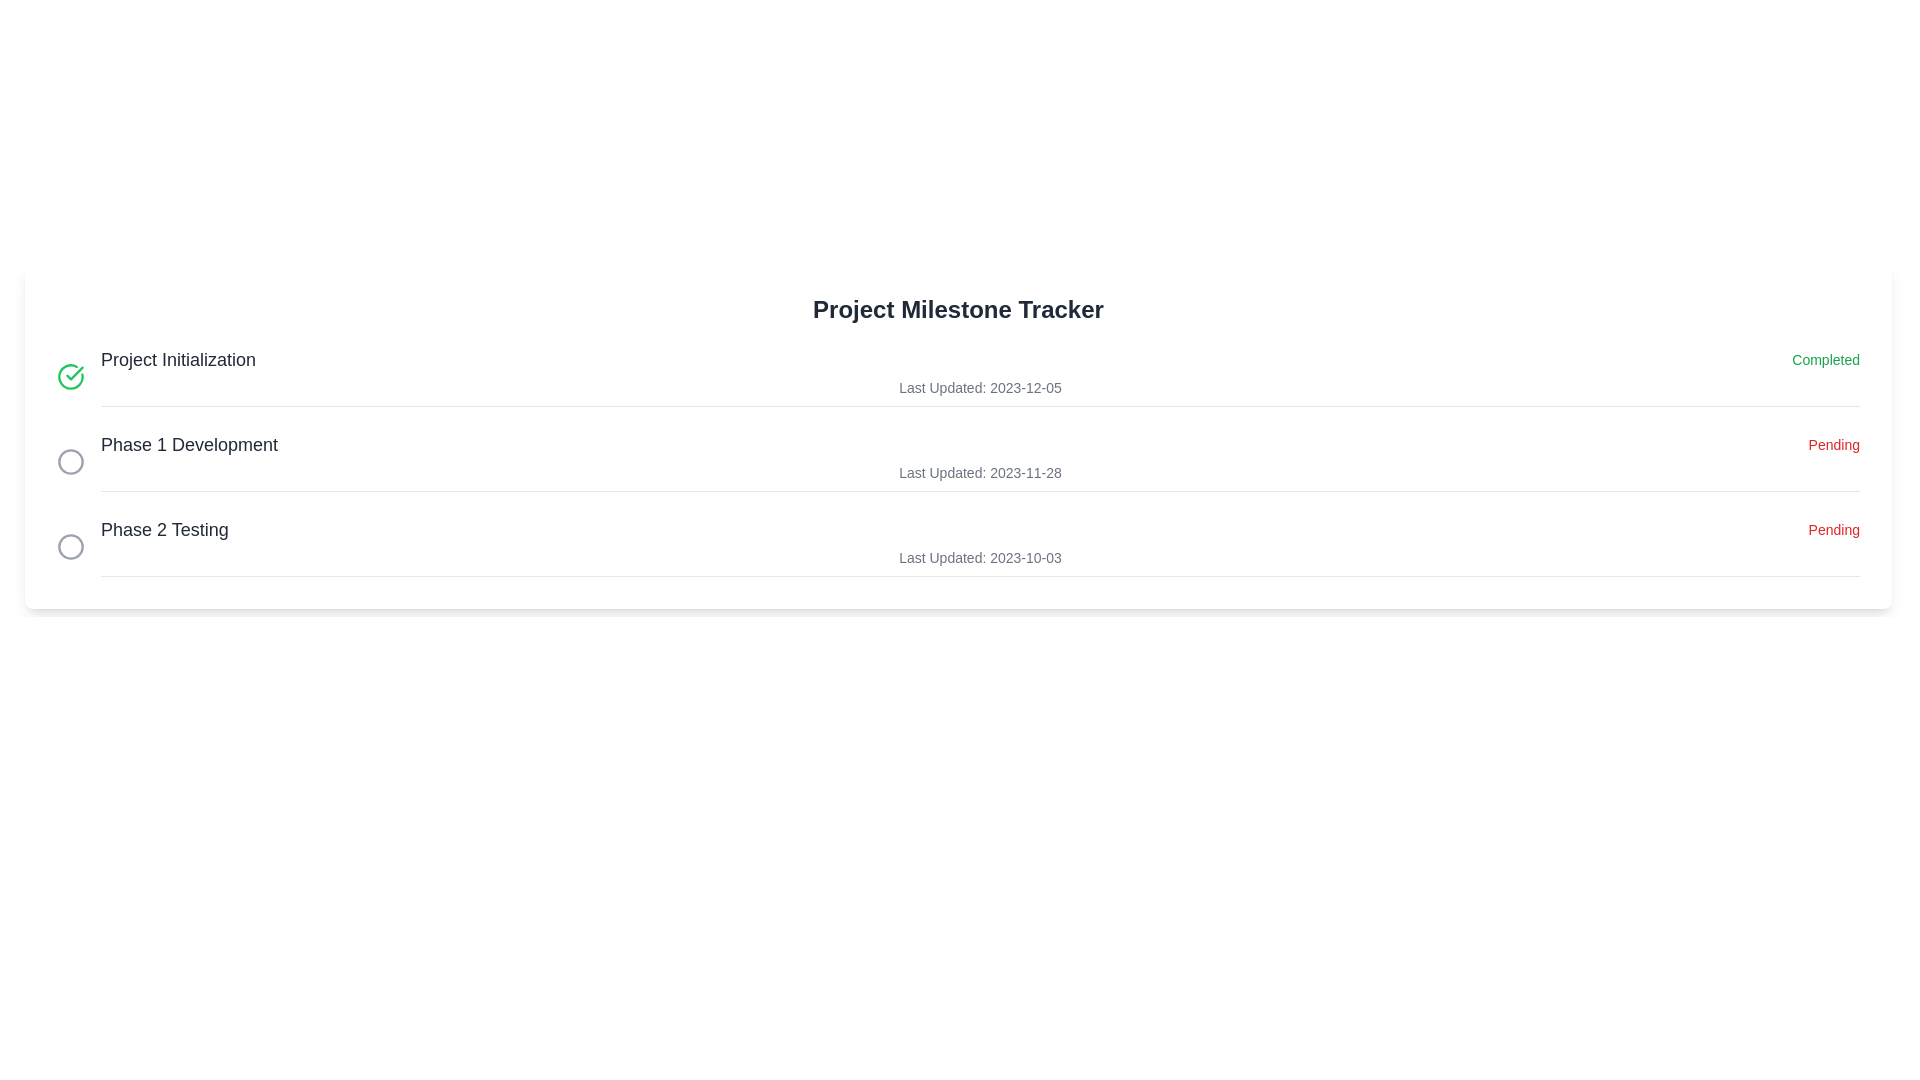  Describe the element at coordinates (71, 376) in the screenshot. I see `the green circle icon with a checkmark that indicates the completion of the 'Project Initialization' milestone` at that location.